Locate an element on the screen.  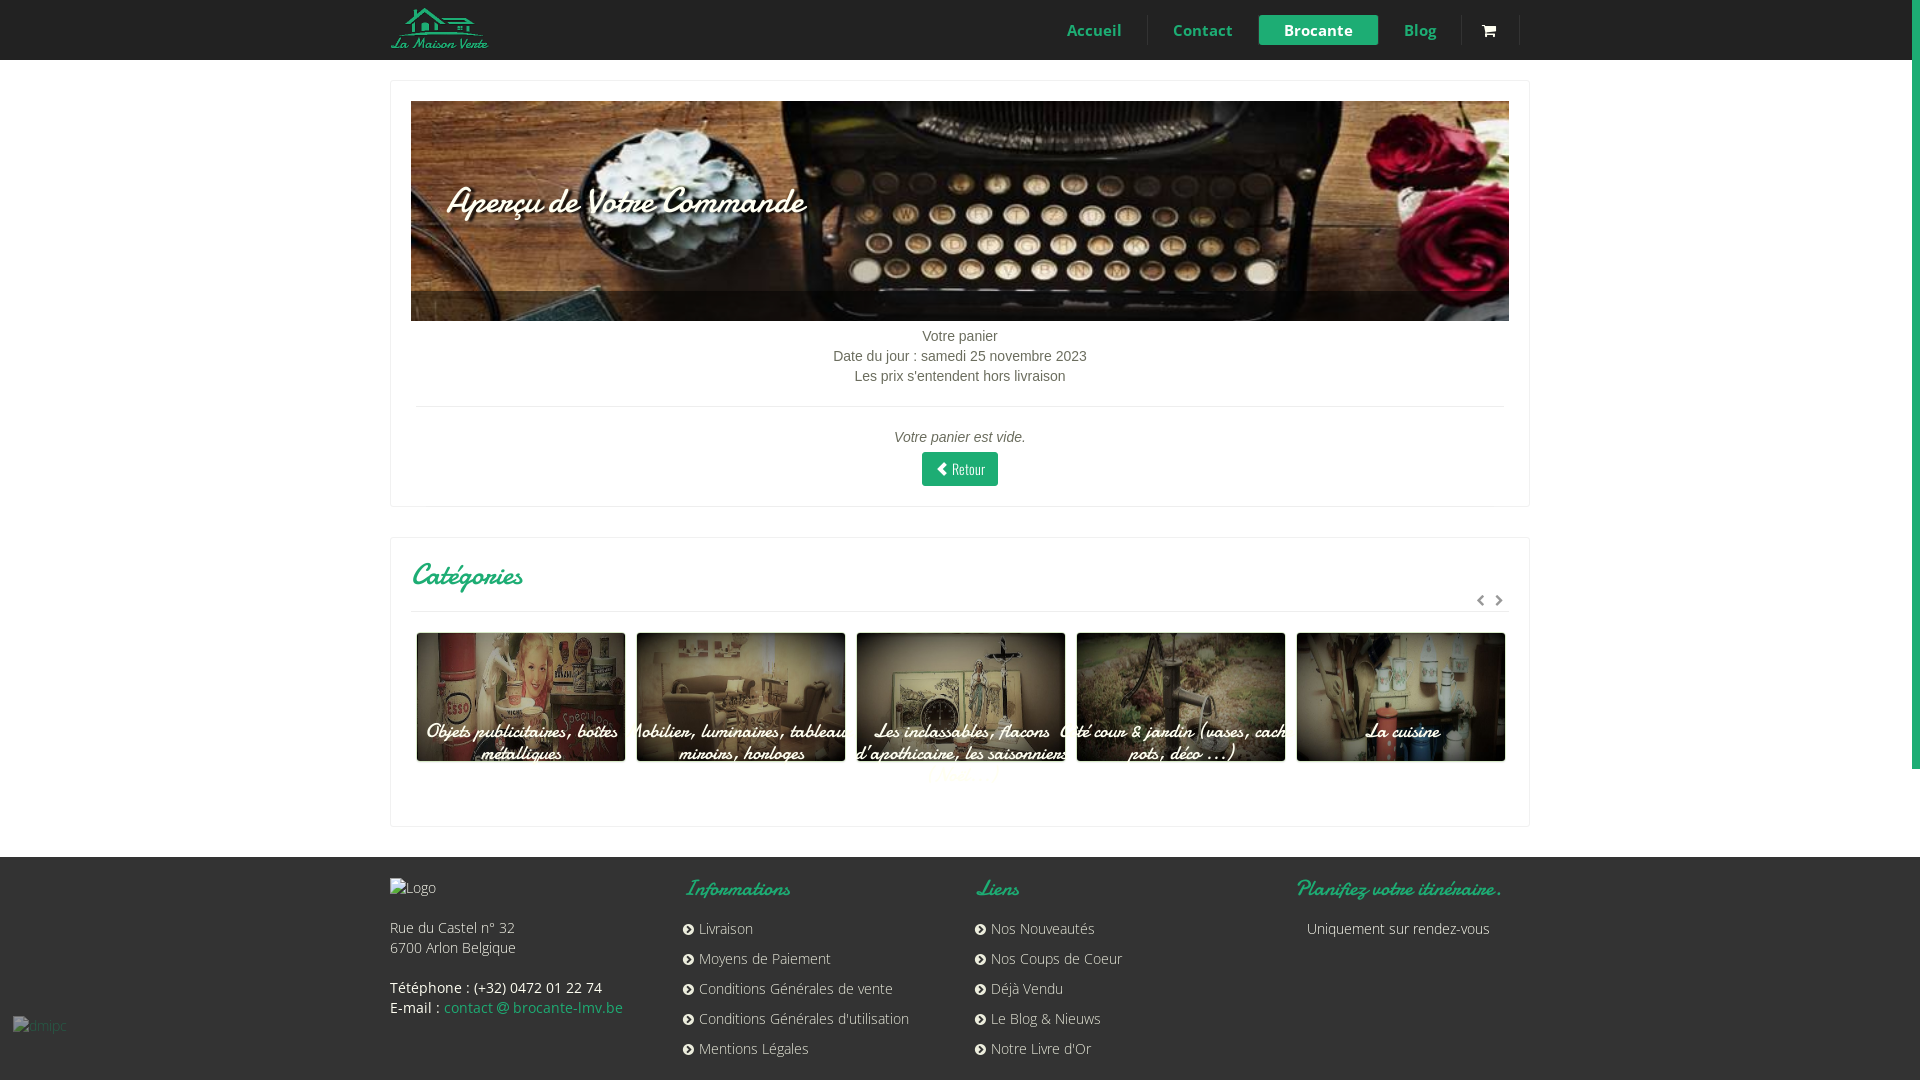
'Blog' is located at coordinates (1377, 30).